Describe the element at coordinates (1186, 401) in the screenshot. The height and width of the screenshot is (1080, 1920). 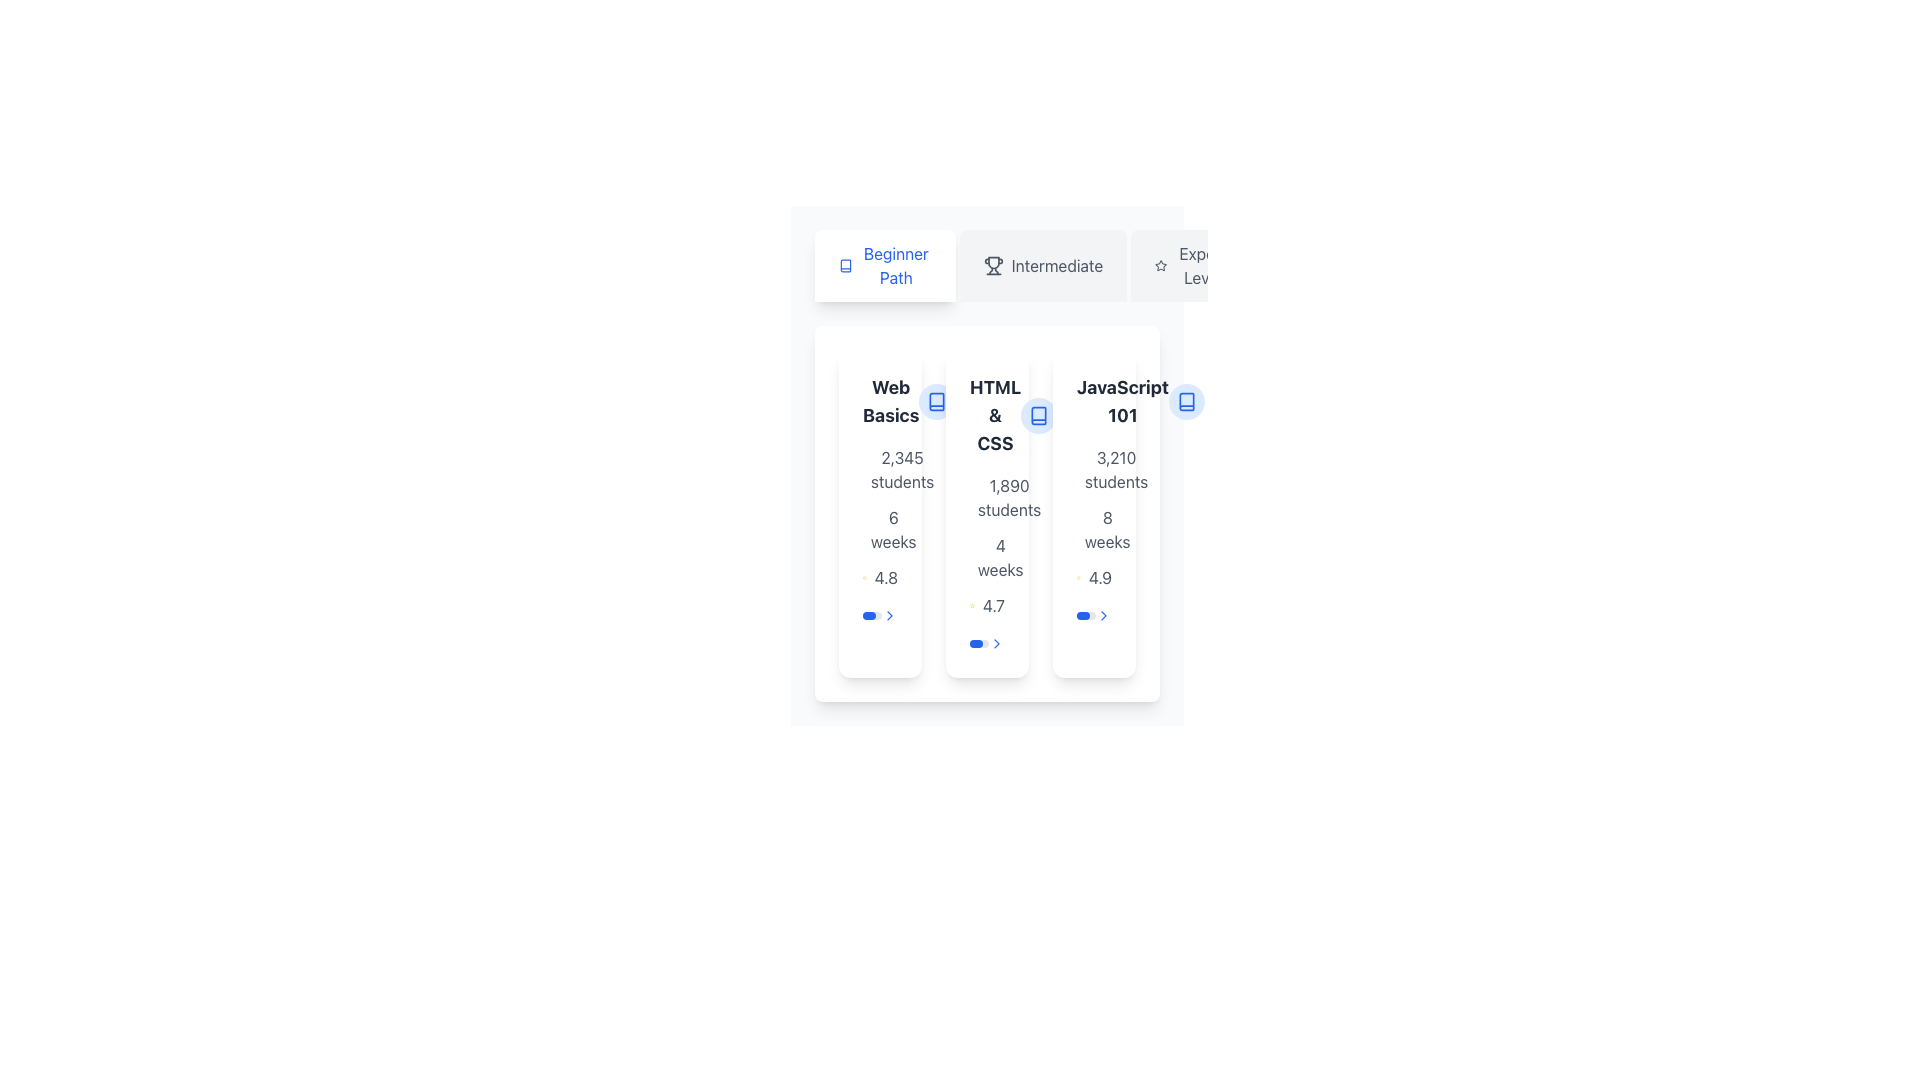
I see `the educational material icon located at the center right of the 'JavaScript 101' card, represented by the class 'lucide lucide-book'` at that location.